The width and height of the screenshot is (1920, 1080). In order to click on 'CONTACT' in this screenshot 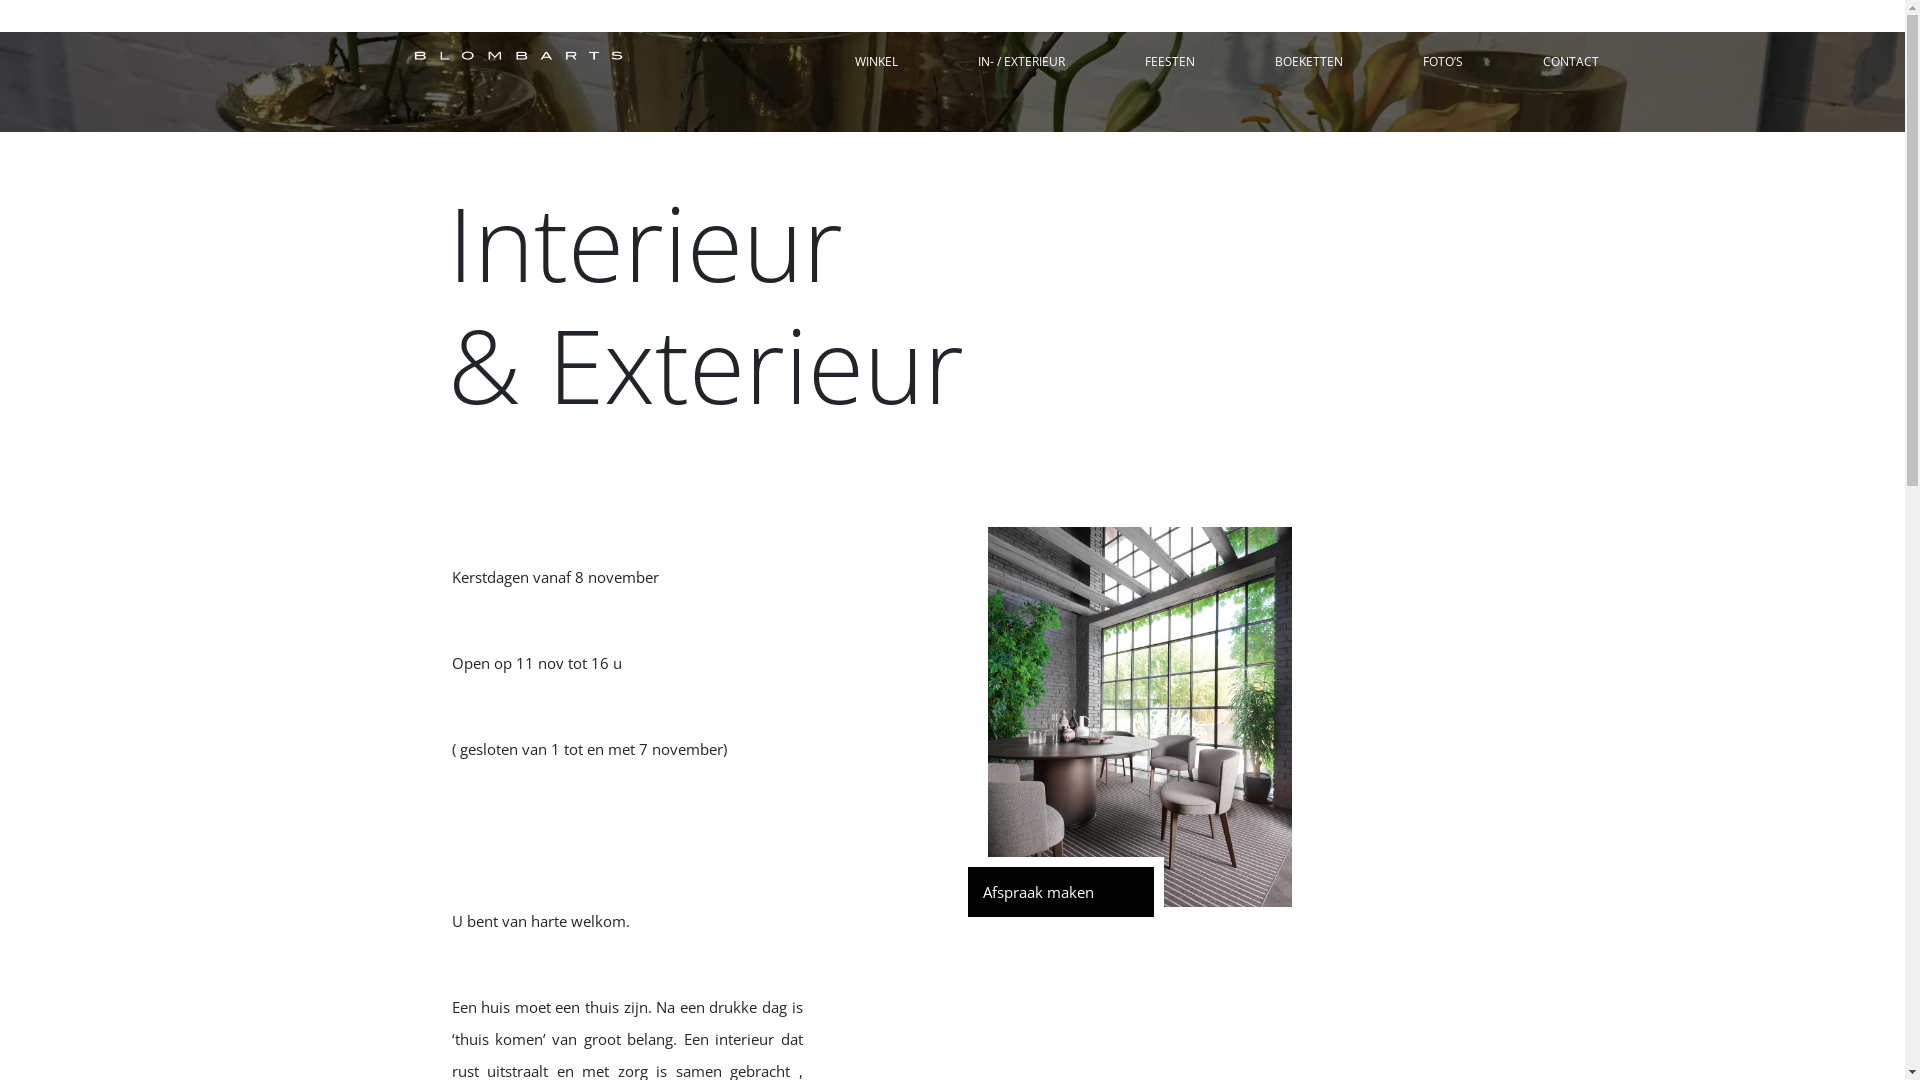, I will do `click(1568, 60)`.